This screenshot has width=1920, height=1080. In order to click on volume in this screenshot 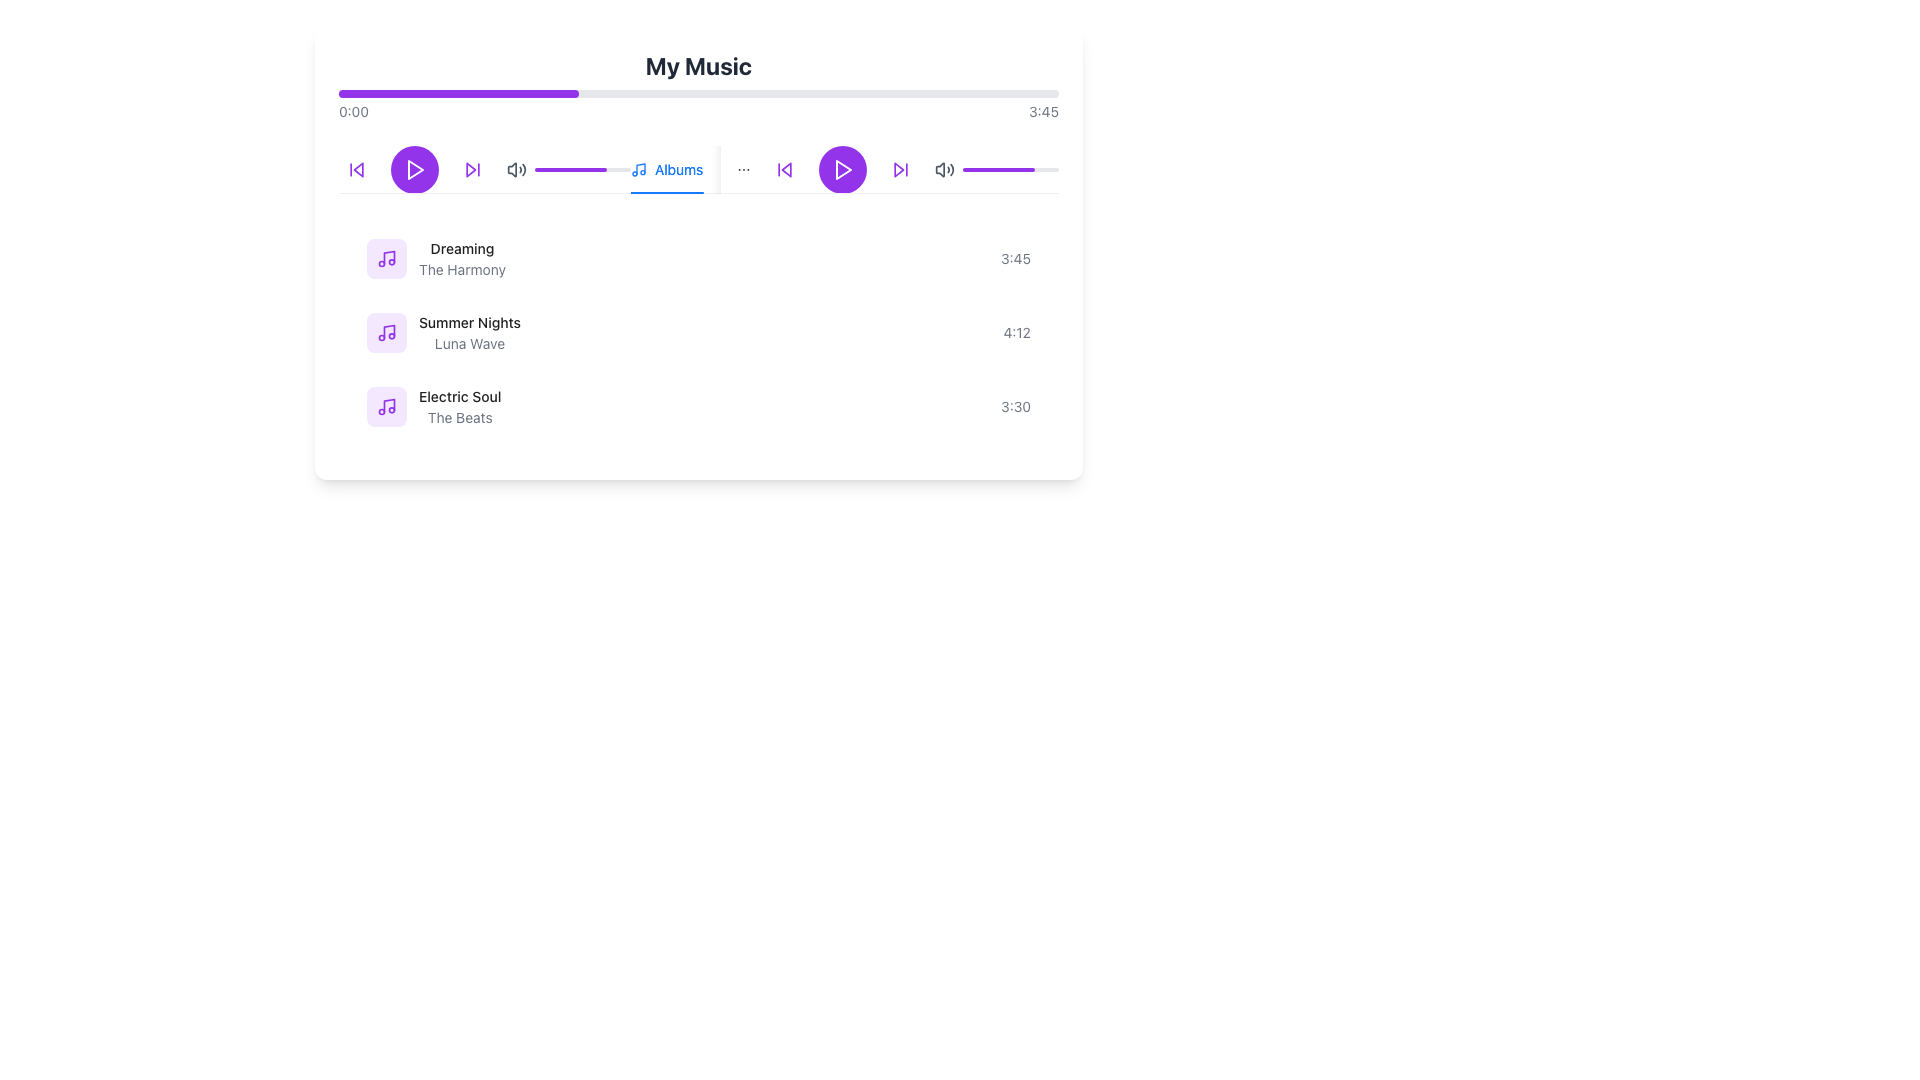, I will do `click(1023, 168)`.